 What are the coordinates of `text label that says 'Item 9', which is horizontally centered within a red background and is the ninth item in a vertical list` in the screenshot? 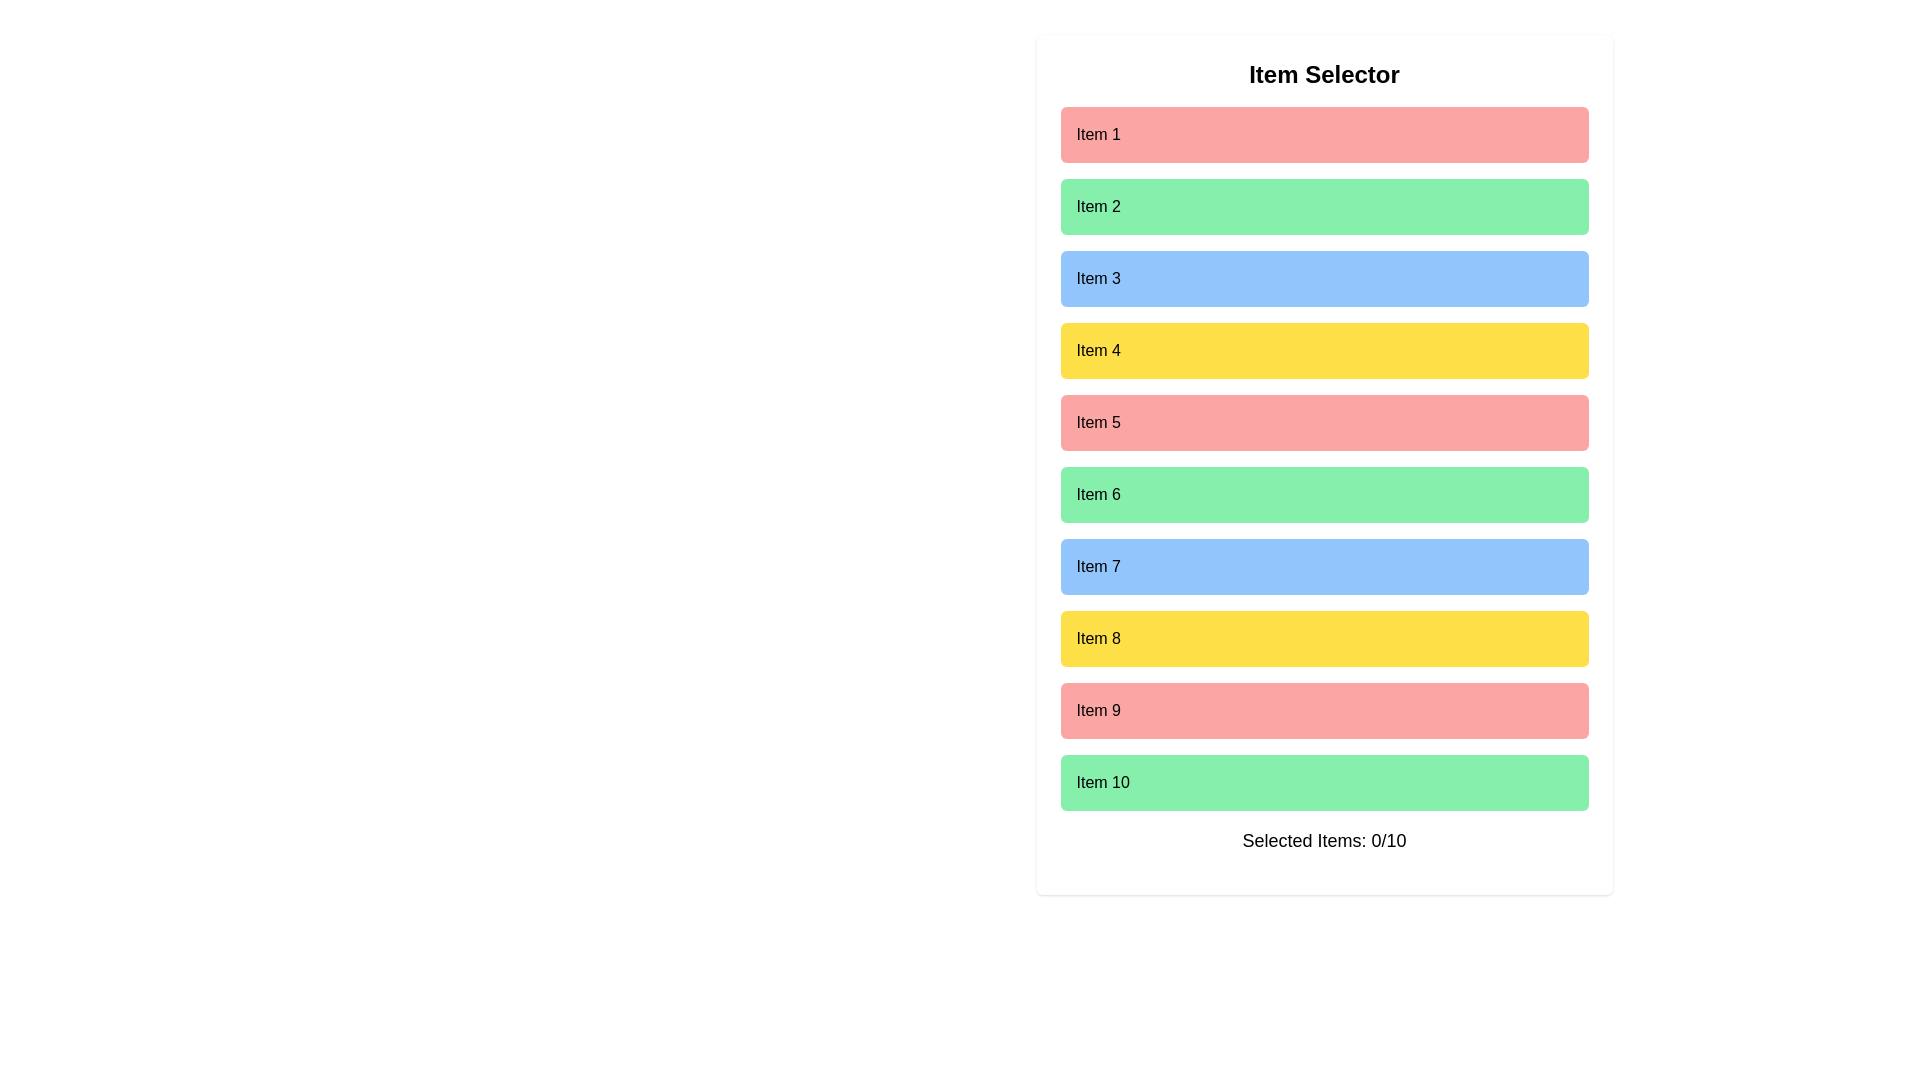 It's located at (1097, 709).